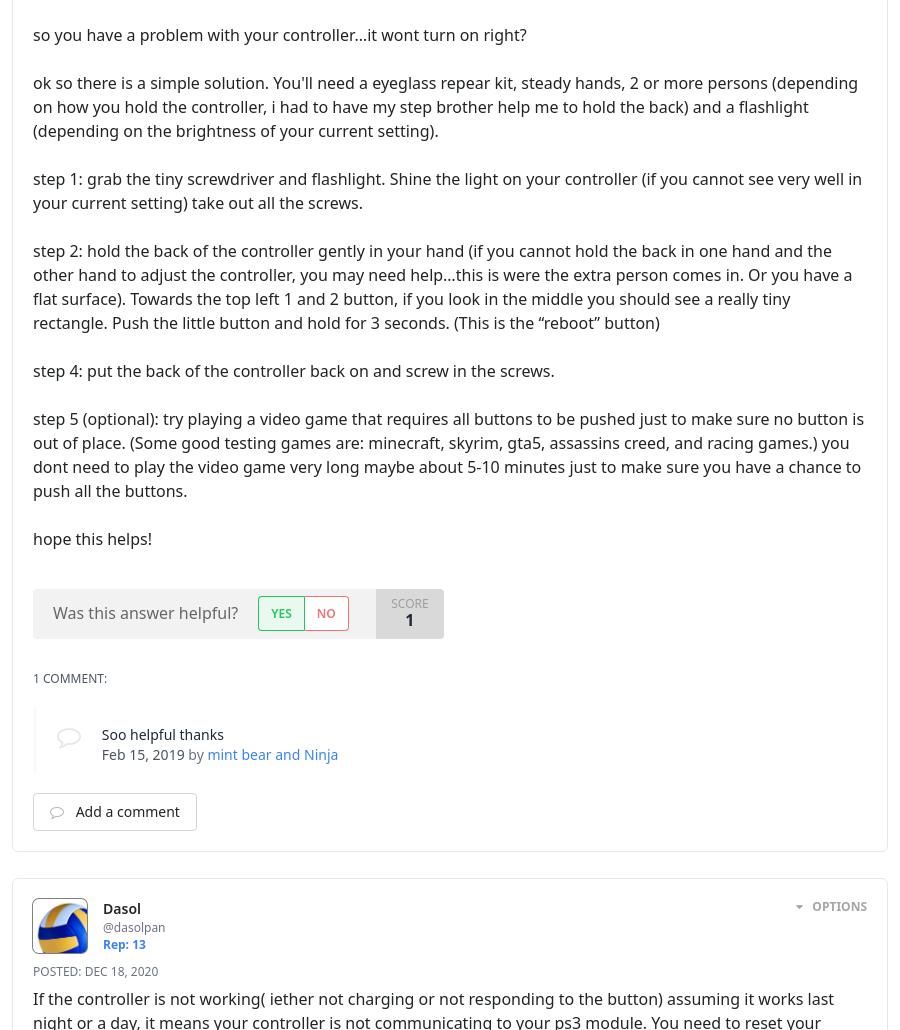 This screenshot has height=1030, width=900. What do you see at coordinates (99, 733) in the screenshot?
I see `'Soo helpful thanks'` at bounding box center [99, 733].